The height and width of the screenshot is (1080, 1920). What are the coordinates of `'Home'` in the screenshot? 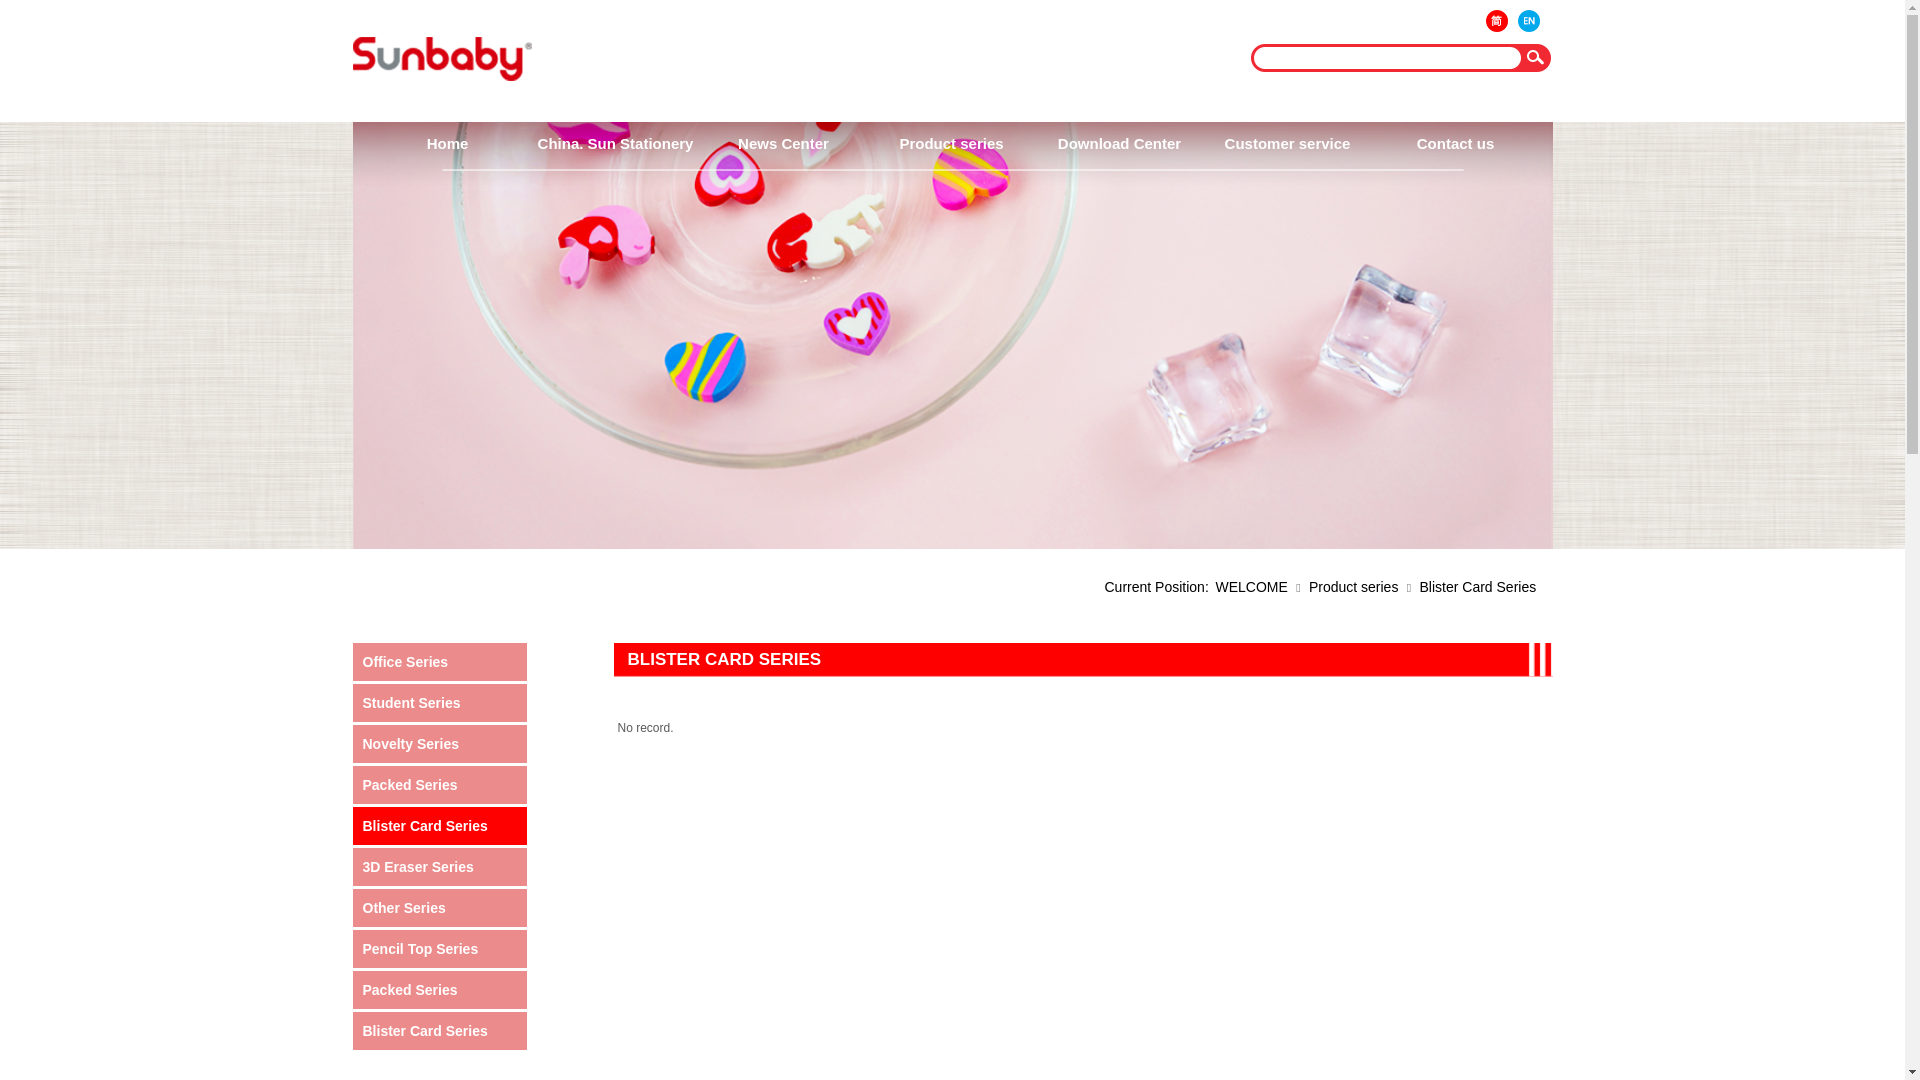 It's located at (368, 142).